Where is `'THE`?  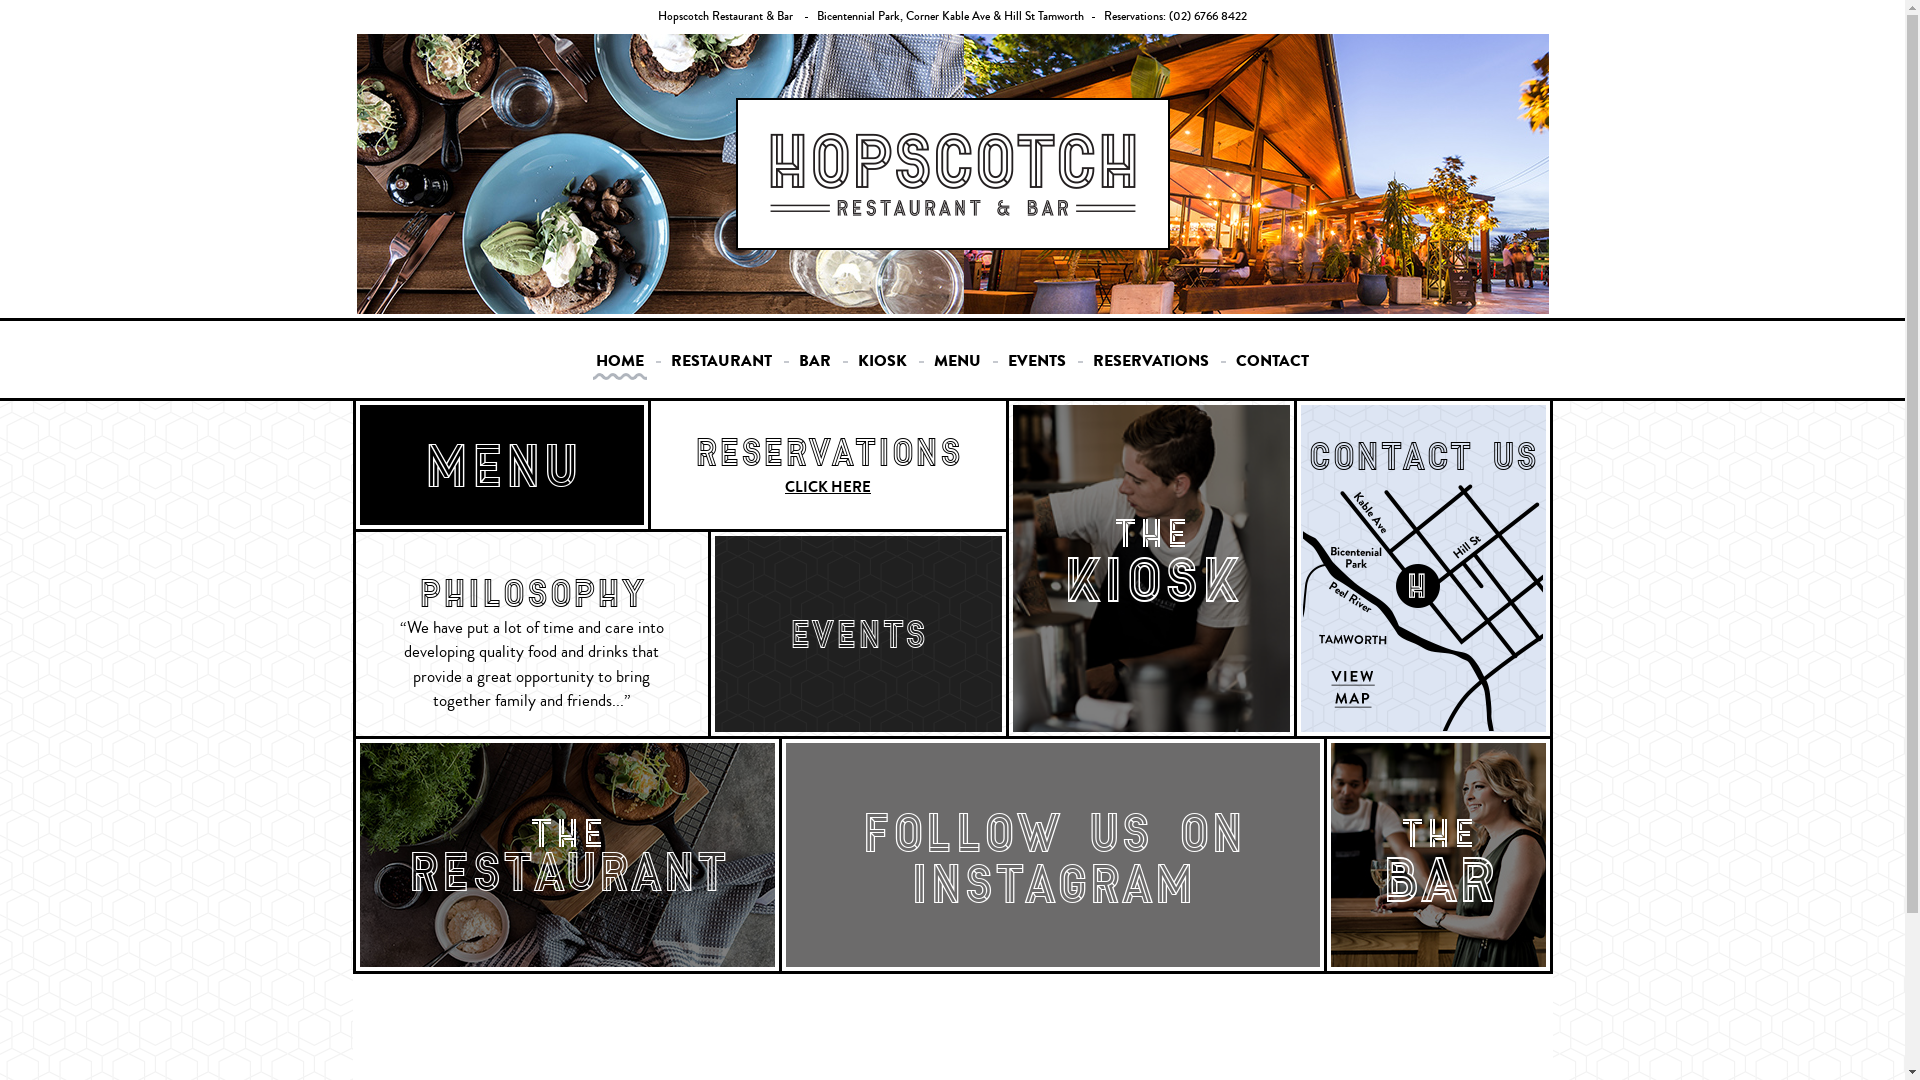 'THE is located at coordinates (566, 855).